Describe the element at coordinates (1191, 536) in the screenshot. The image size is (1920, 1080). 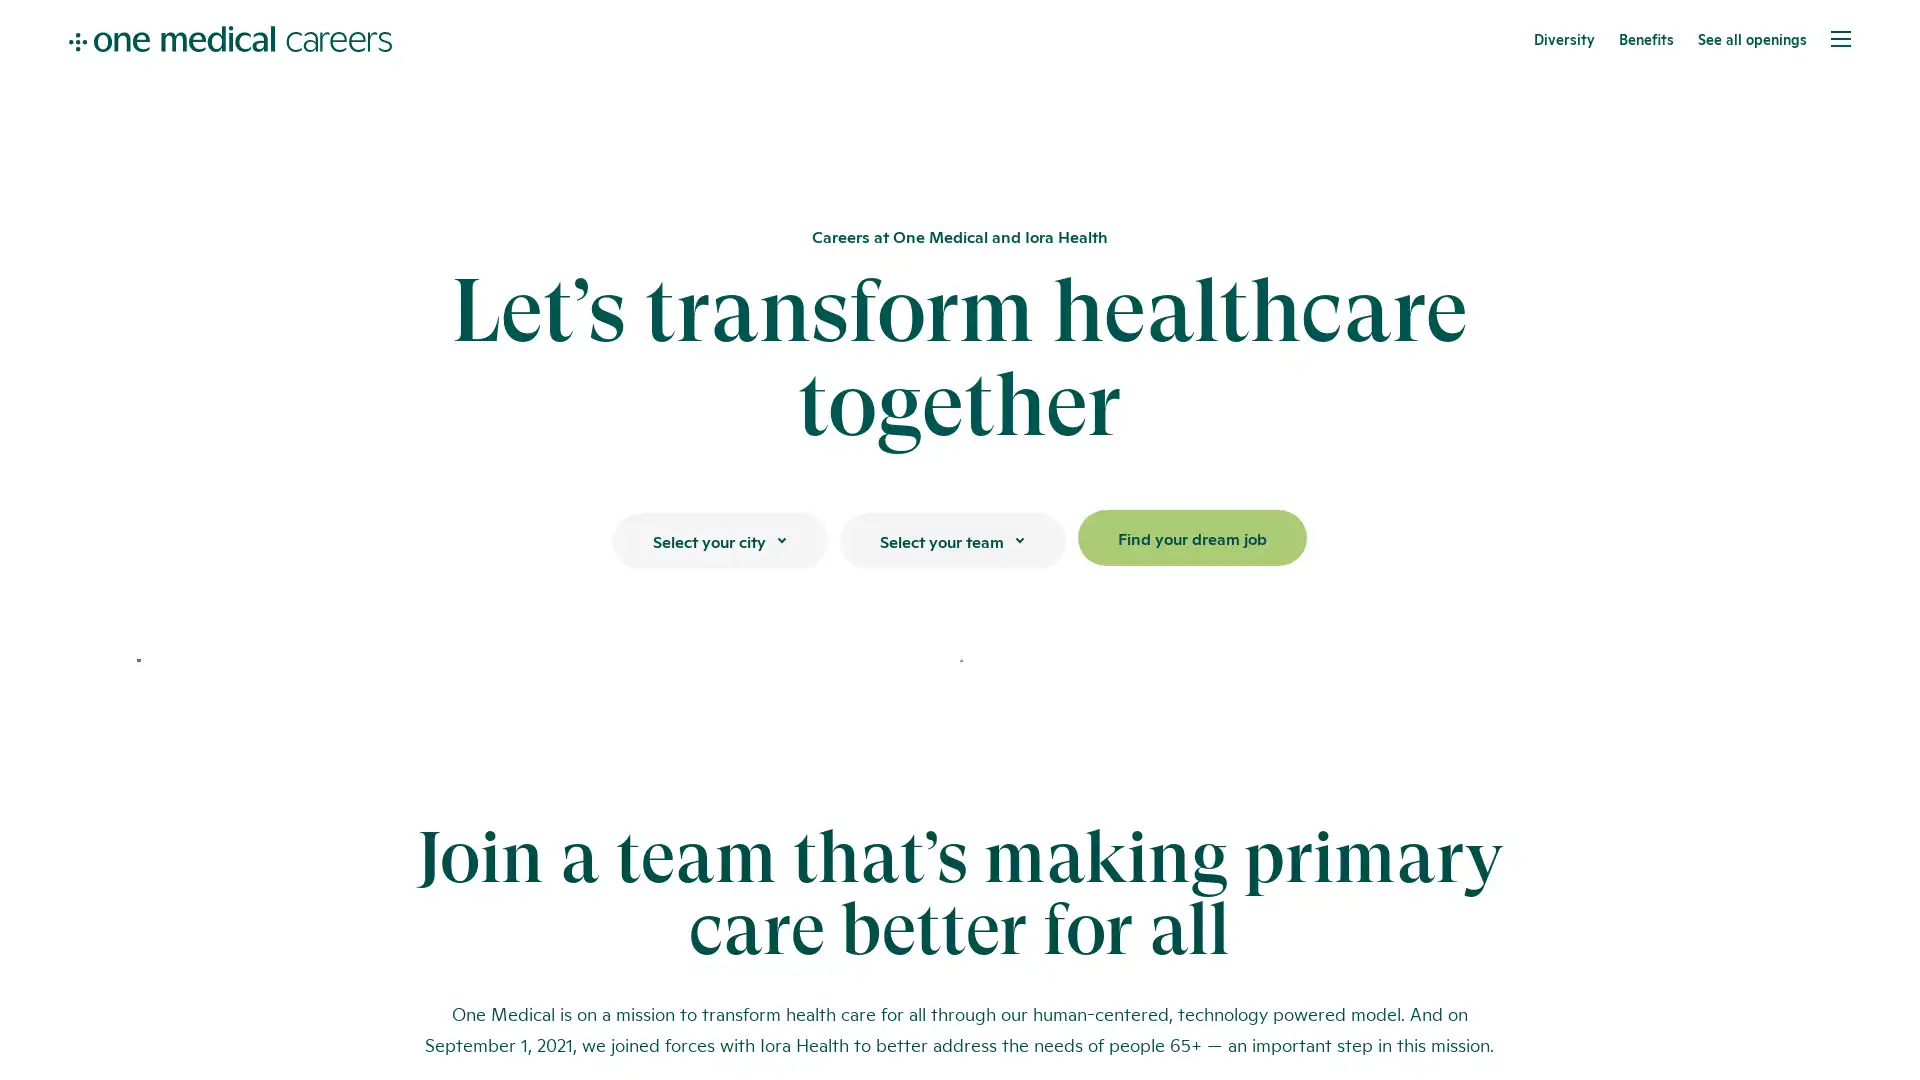
I see `Find your dream job` at that location.